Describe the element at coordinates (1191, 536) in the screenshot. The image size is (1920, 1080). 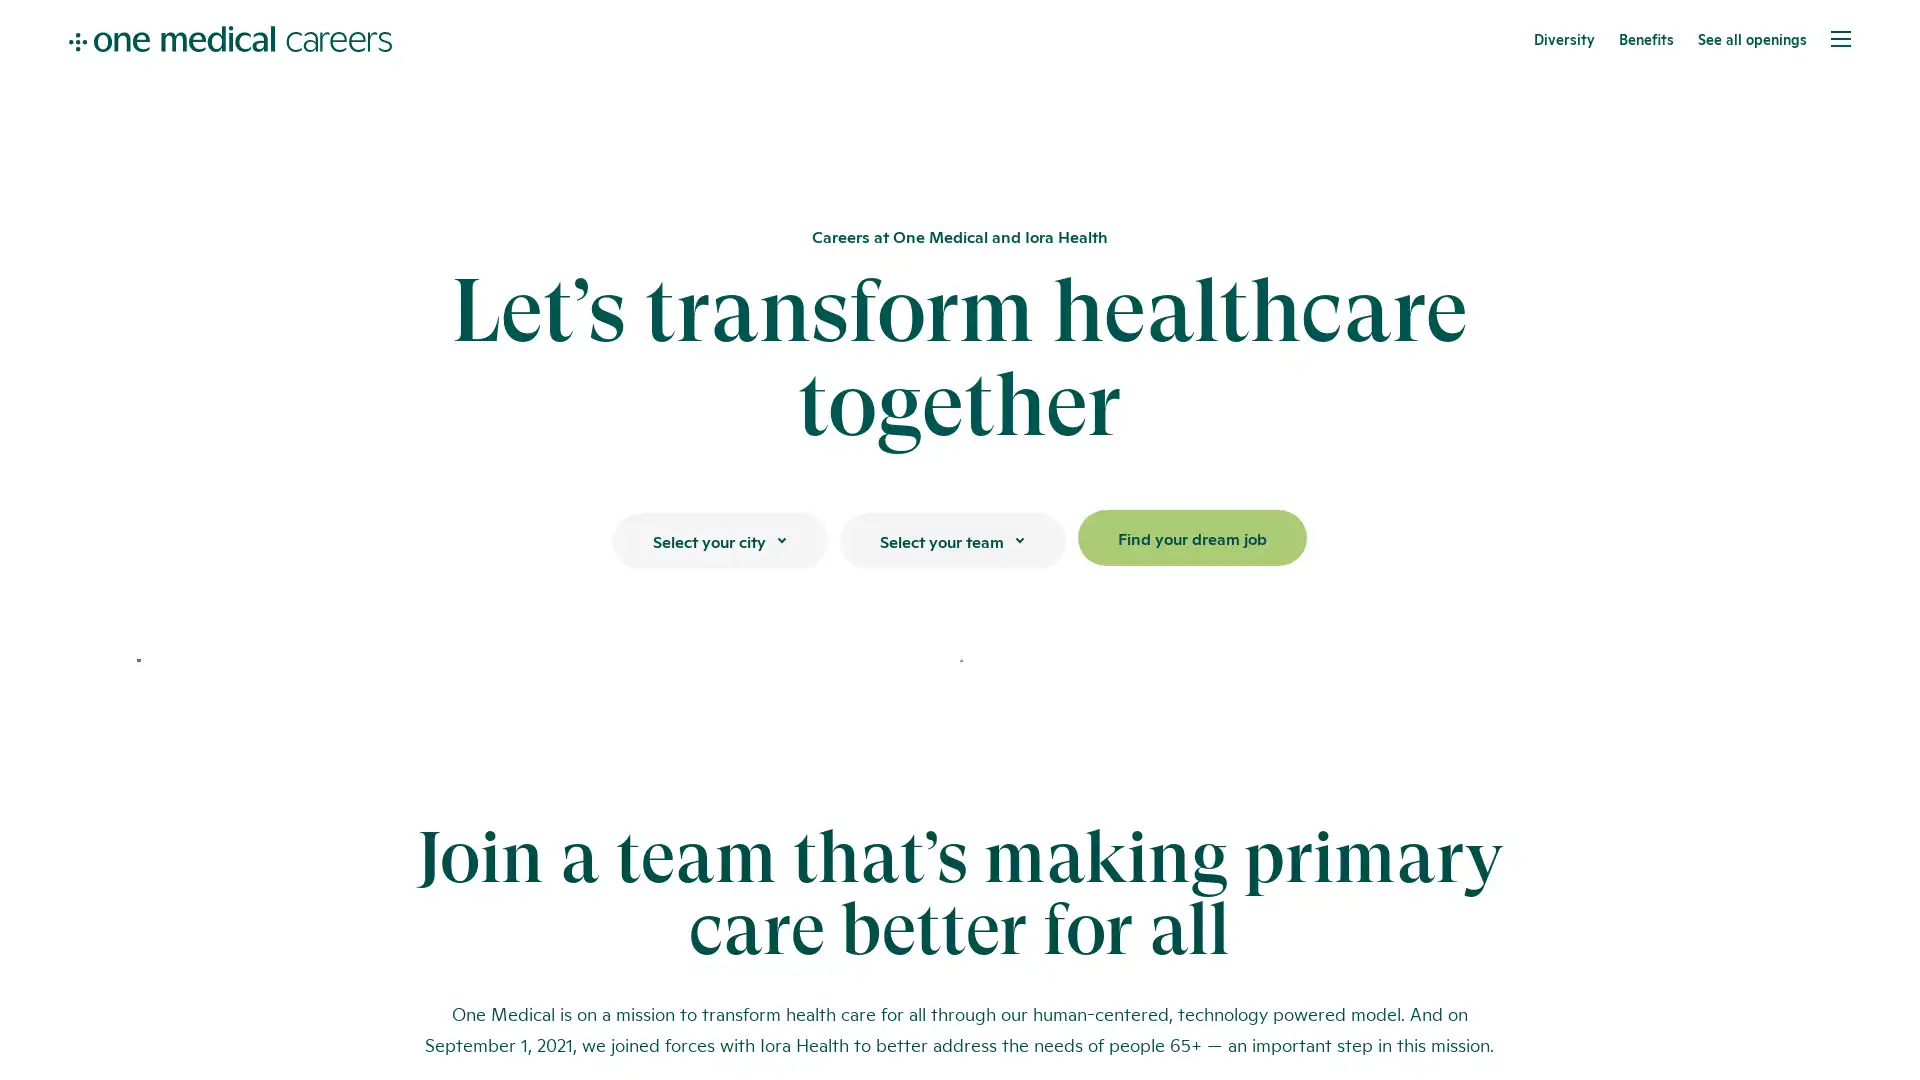
I see `Find your dream job` at that location.